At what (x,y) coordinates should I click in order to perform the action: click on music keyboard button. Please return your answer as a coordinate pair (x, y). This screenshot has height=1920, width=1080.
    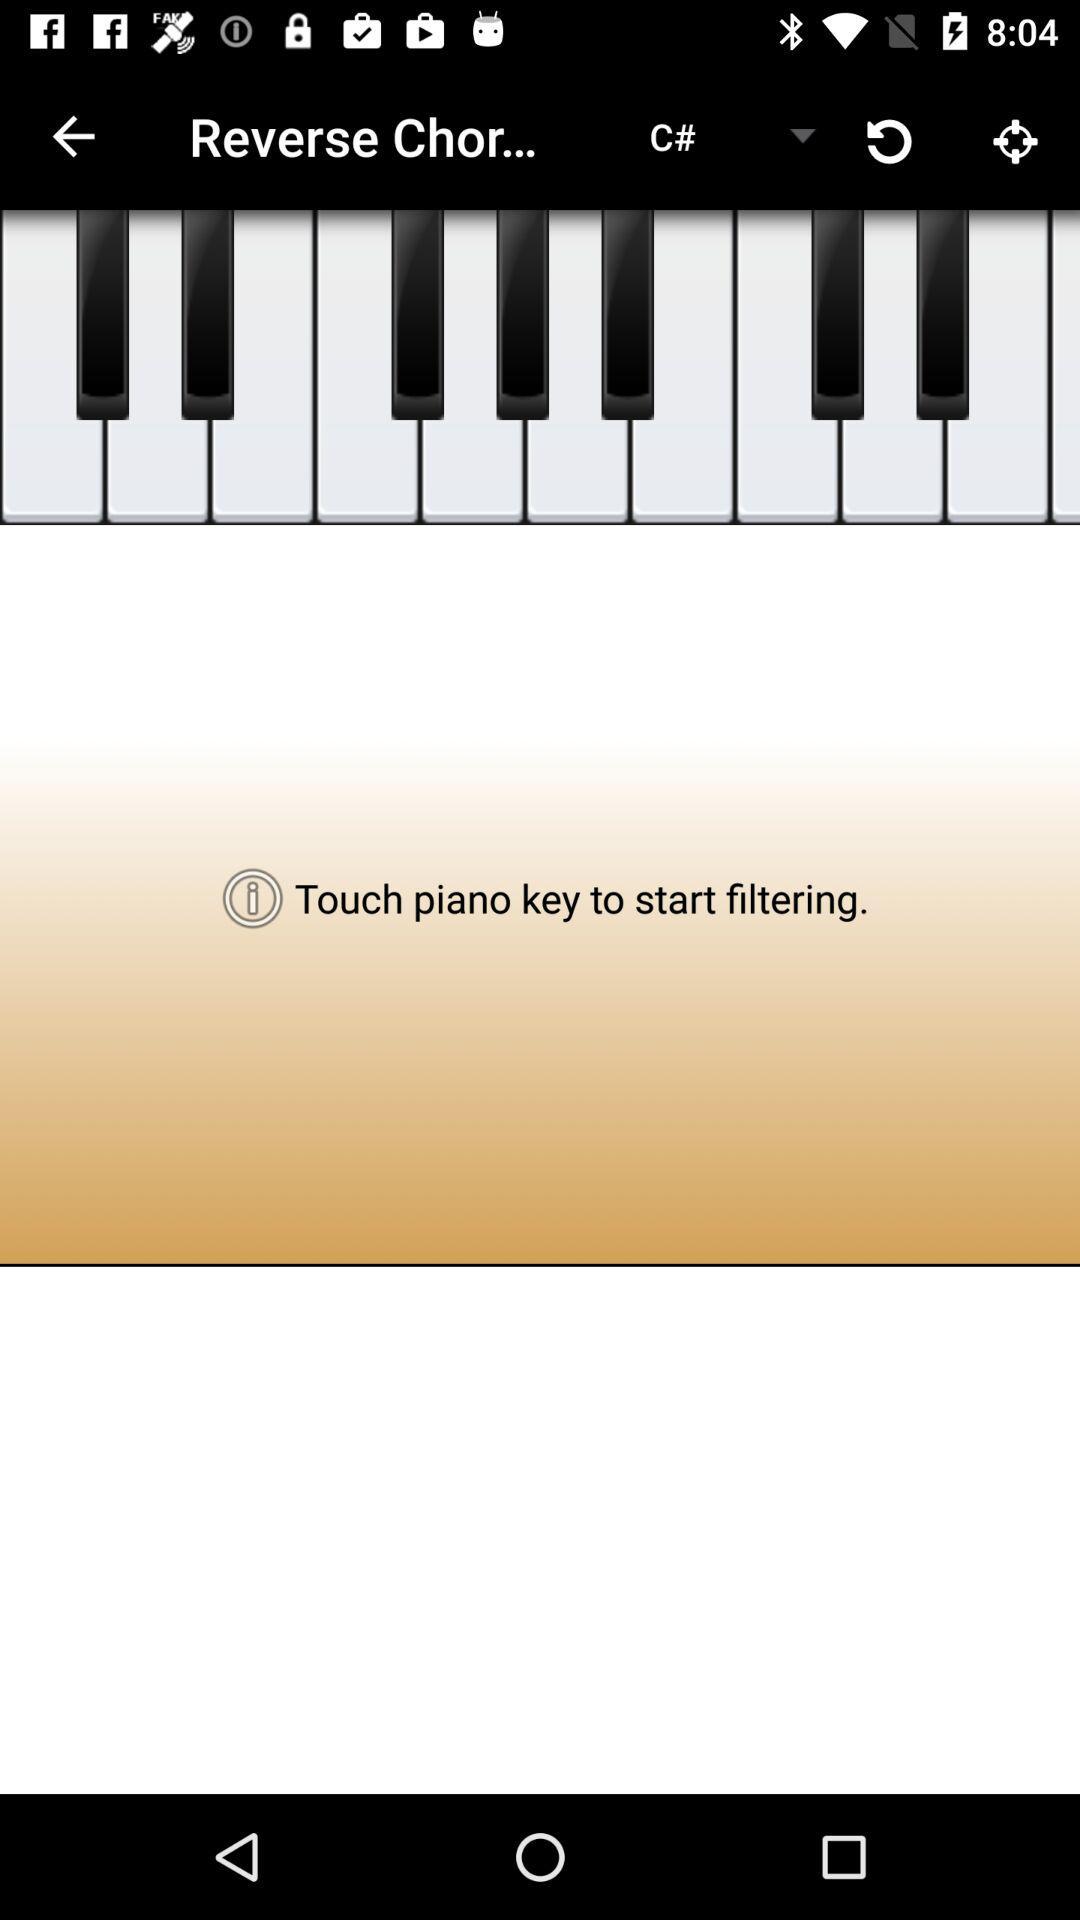
    Looking at the image, I should click on (626, 314).